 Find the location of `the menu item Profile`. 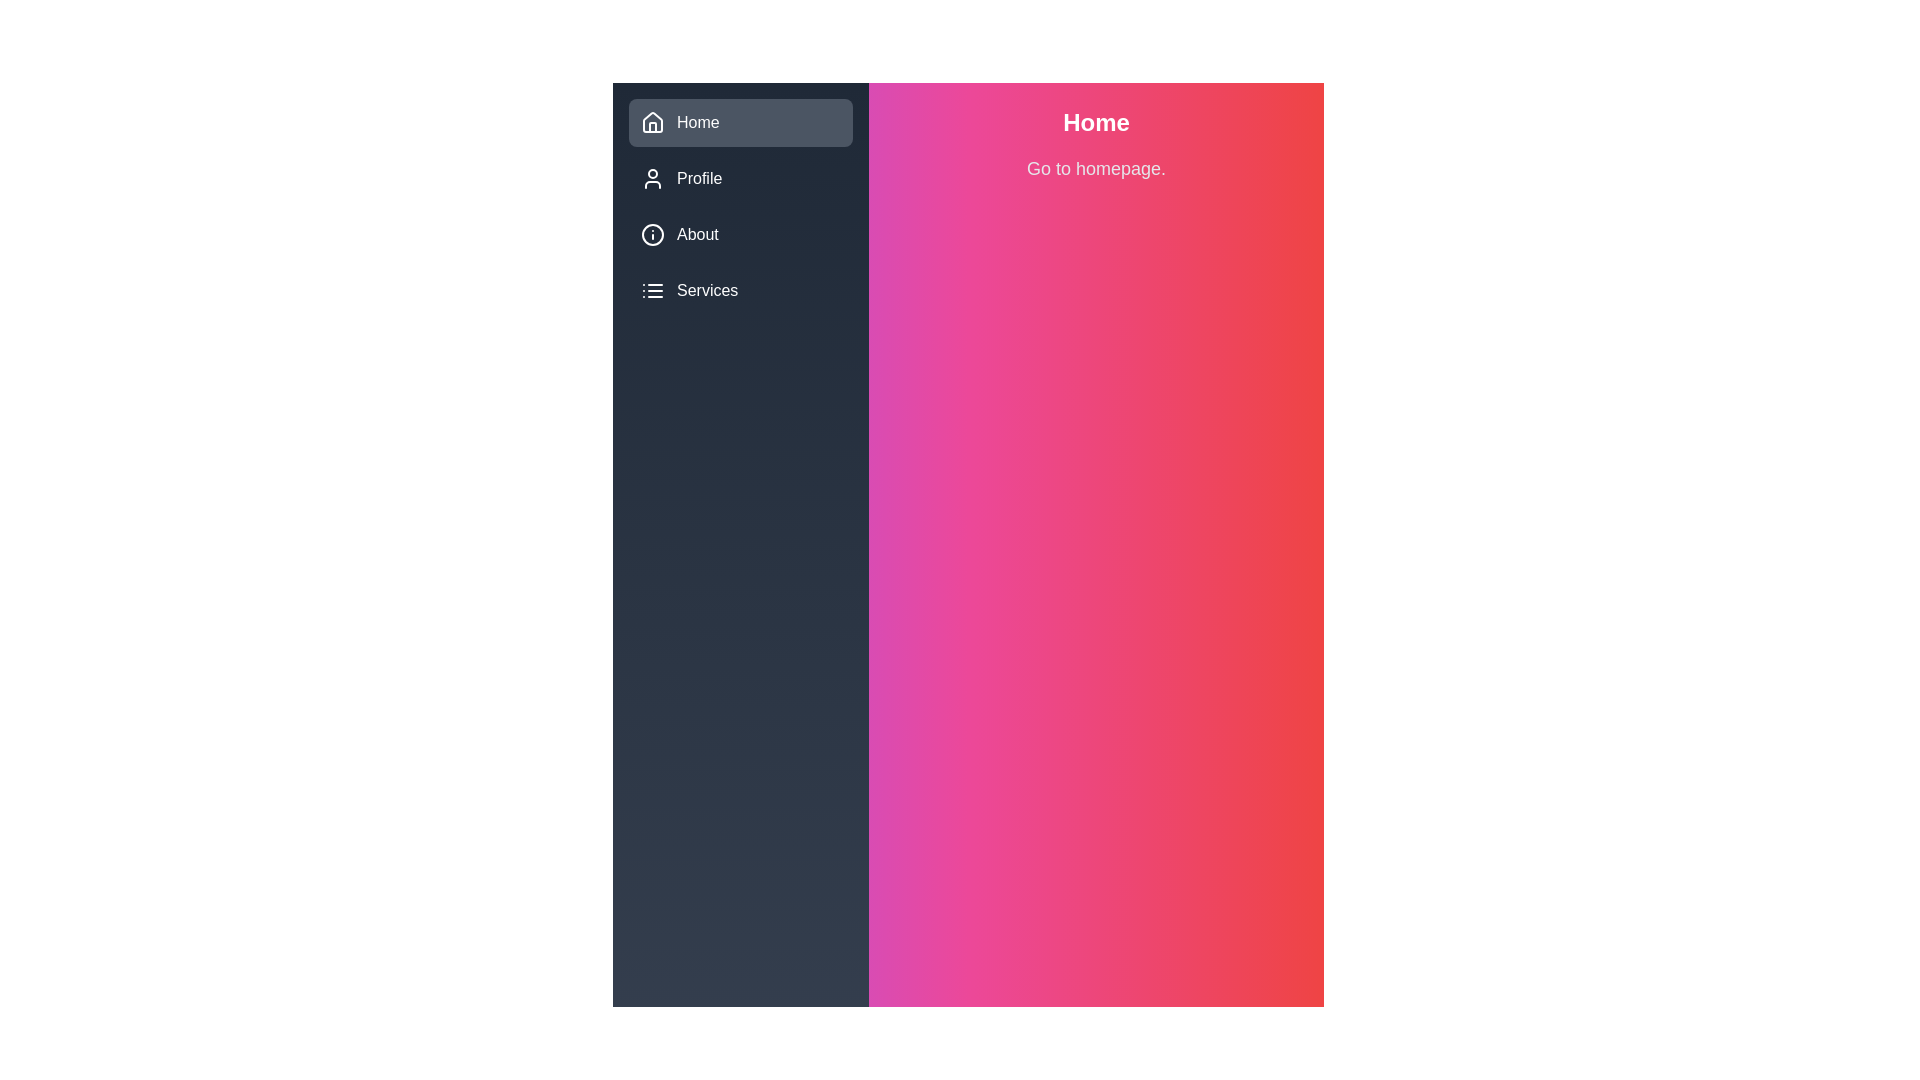

the menu item Profile is located at coordinates (739, 177).